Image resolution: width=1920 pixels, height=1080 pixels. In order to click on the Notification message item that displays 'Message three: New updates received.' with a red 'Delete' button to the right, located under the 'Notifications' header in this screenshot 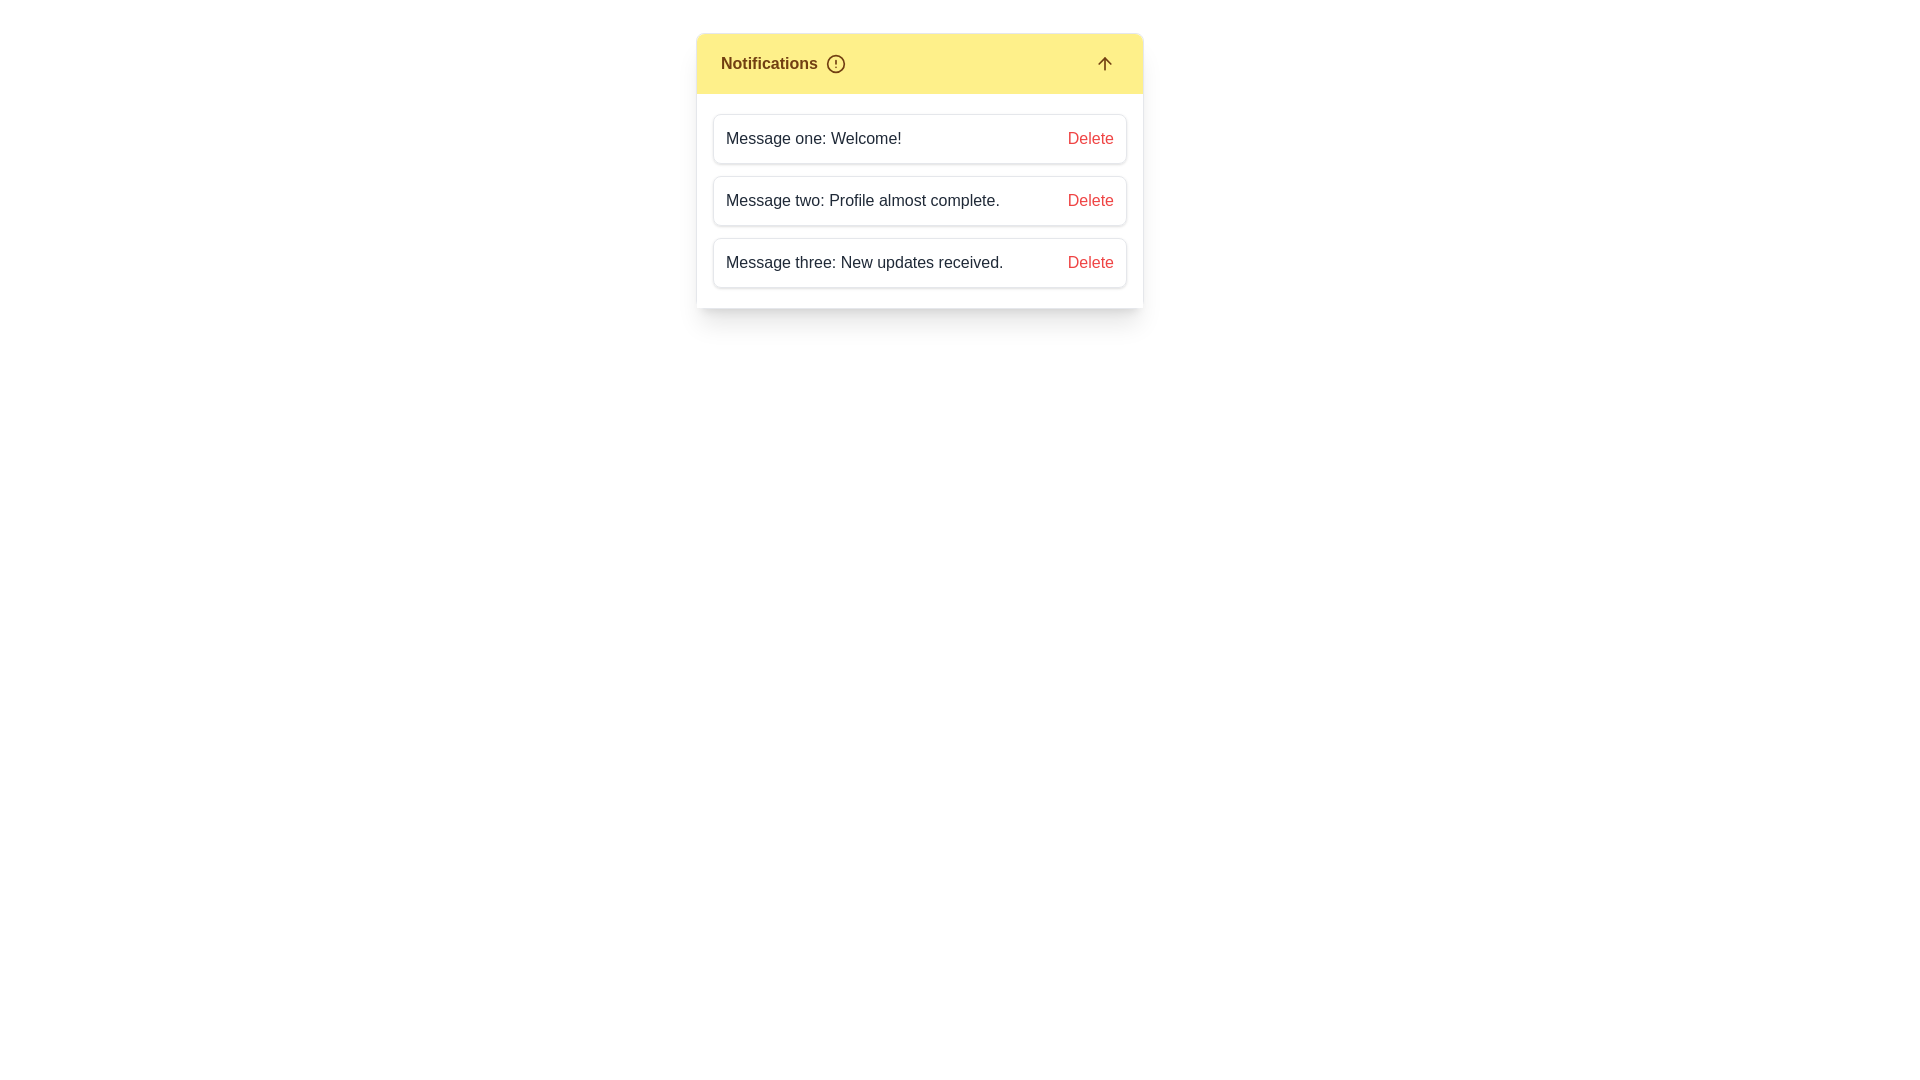, I will do `click(919, 261)`.